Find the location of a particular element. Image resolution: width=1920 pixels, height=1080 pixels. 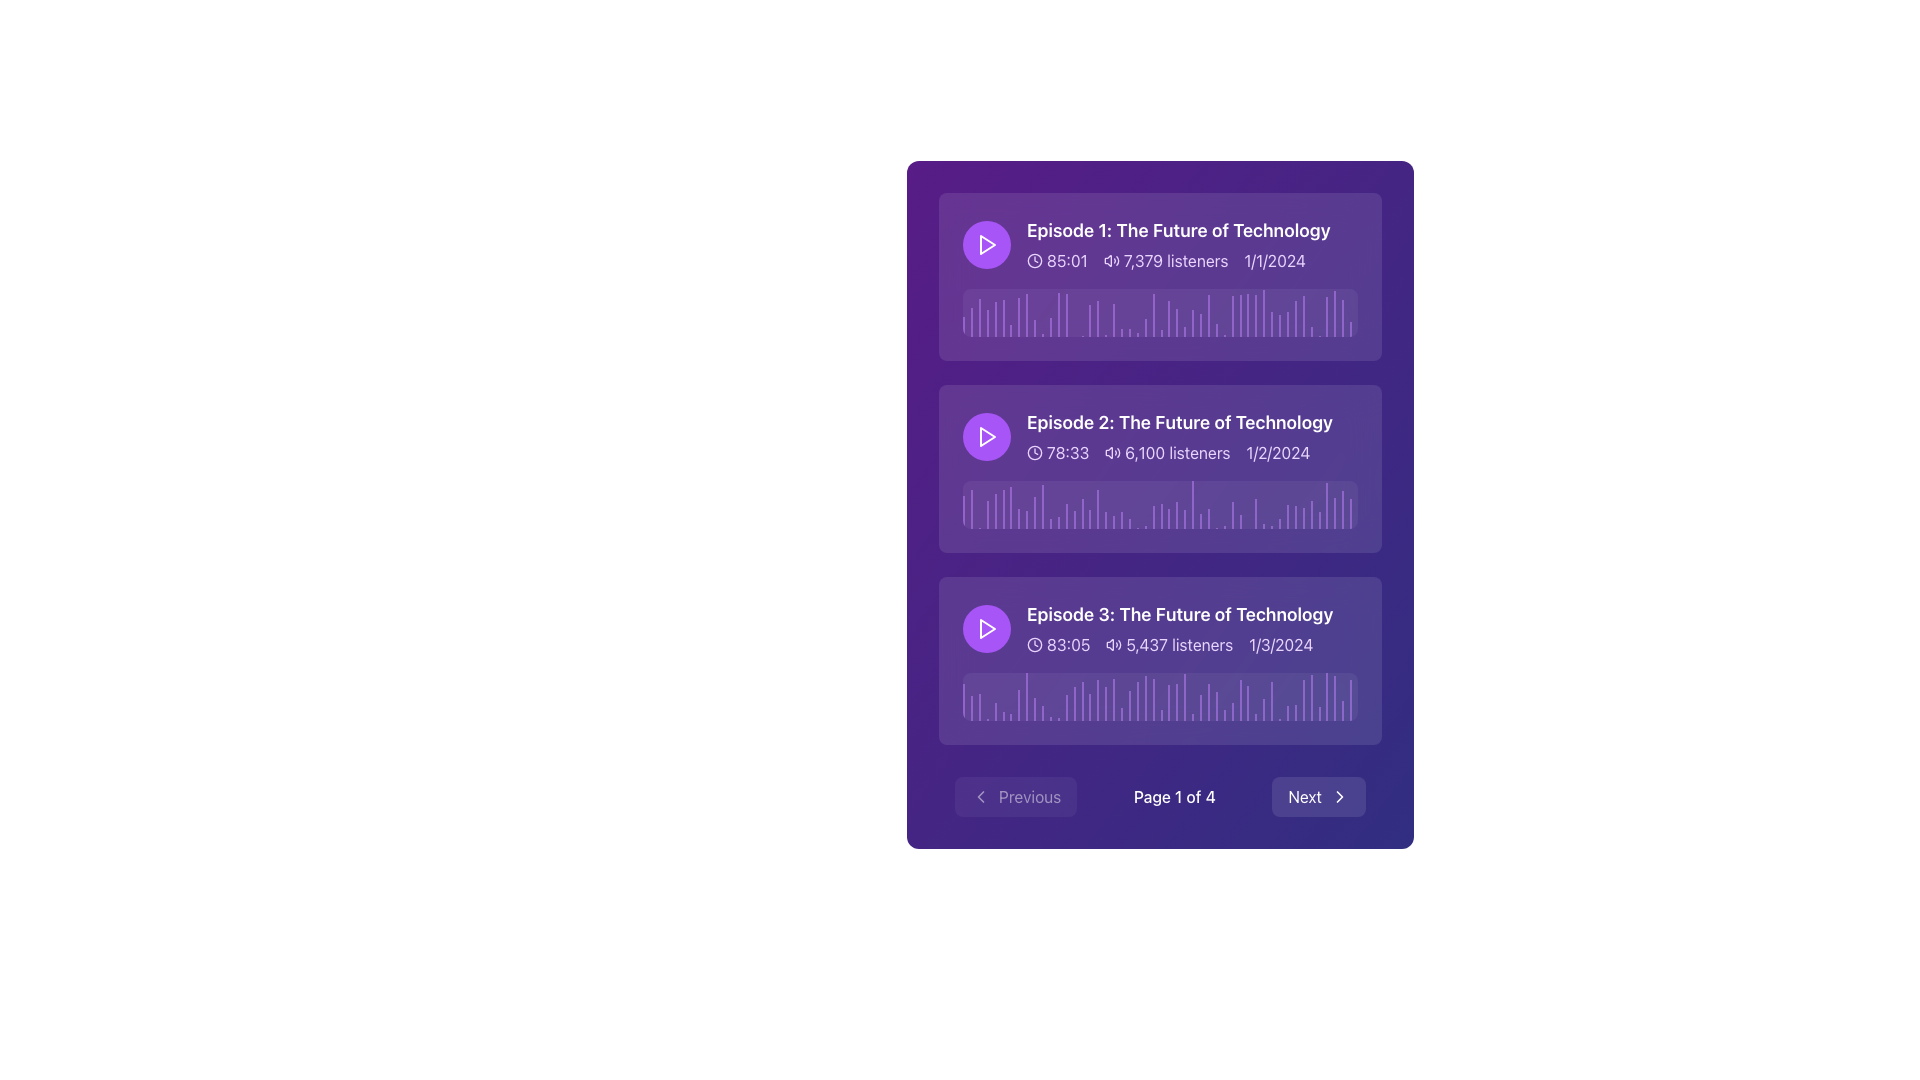

the fifth vertical segment of the progress bar for 'Episode 1: The Future of Technology', which is a semi-transparent purple line positioned towards the left at approximately 8% of the total width is located at coordinates (995, 318).